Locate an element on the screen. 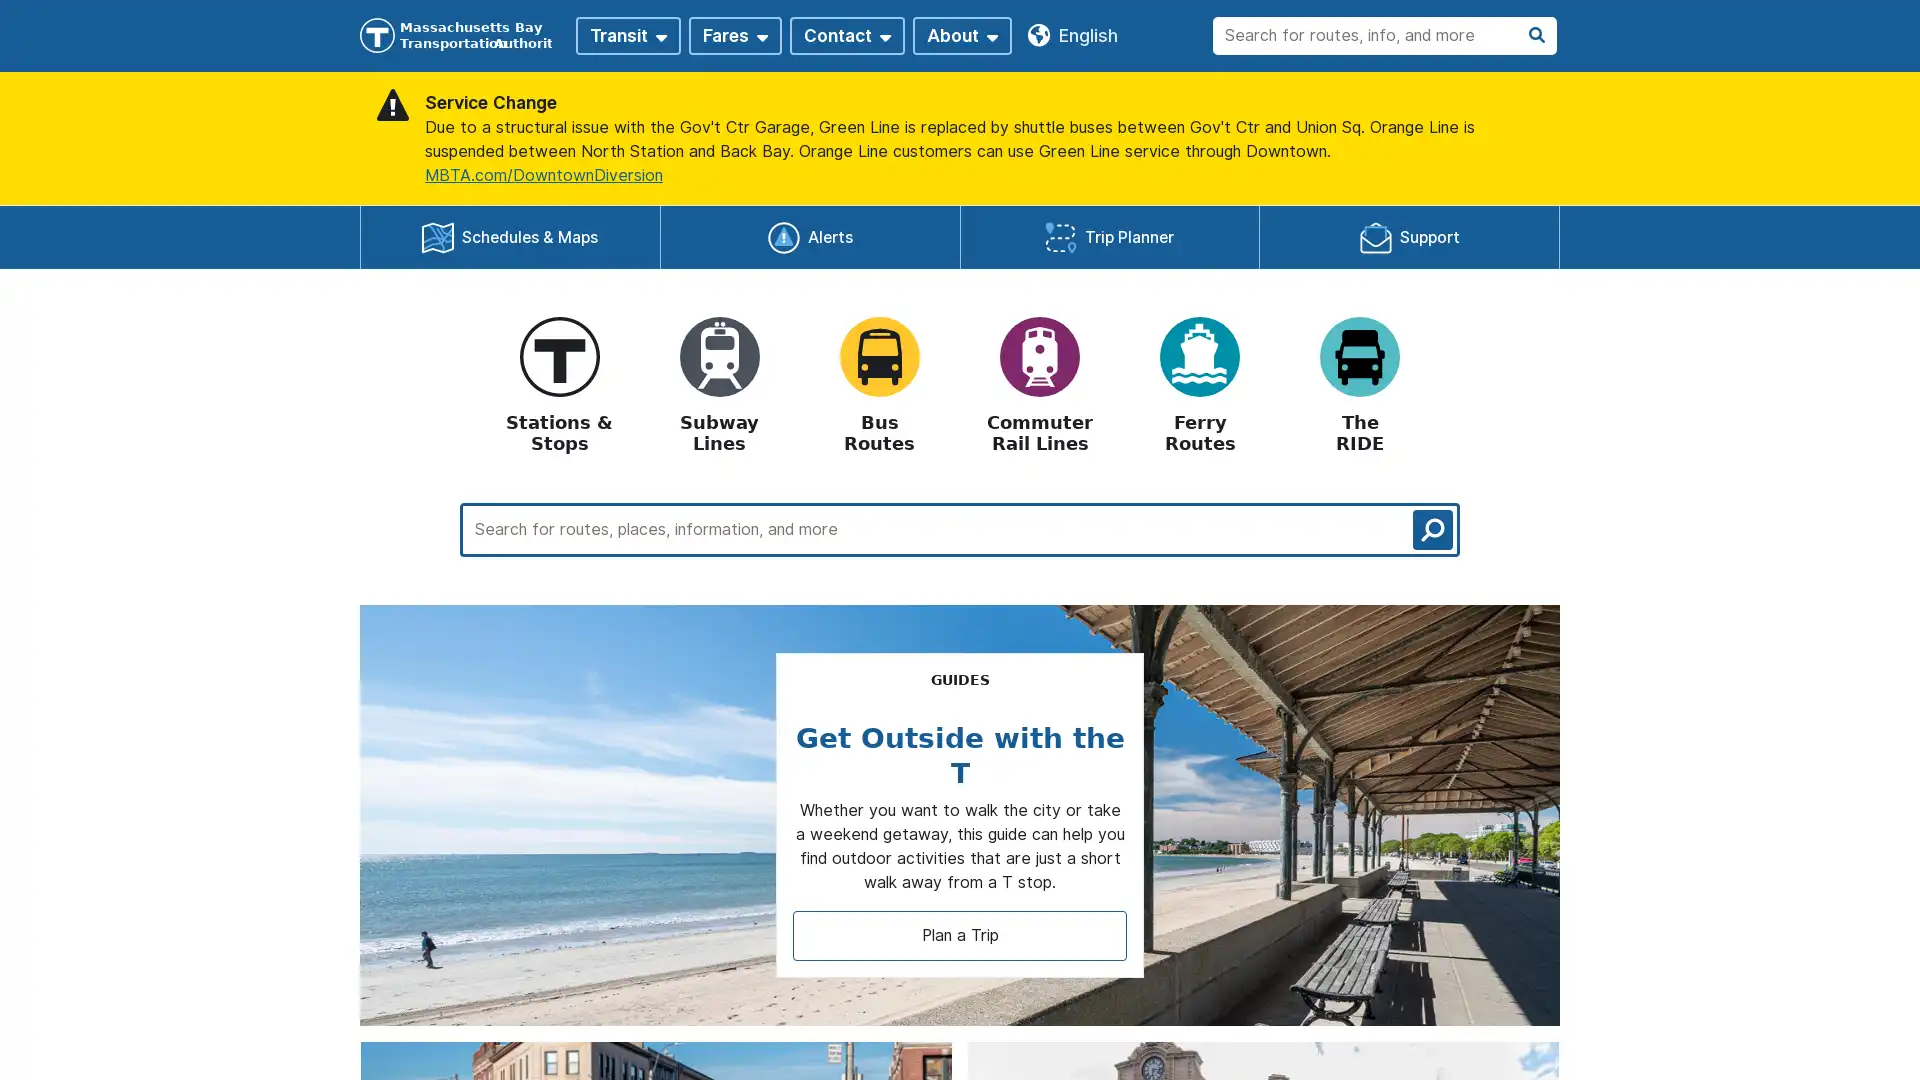  search is located at coordinates (1535, 35).